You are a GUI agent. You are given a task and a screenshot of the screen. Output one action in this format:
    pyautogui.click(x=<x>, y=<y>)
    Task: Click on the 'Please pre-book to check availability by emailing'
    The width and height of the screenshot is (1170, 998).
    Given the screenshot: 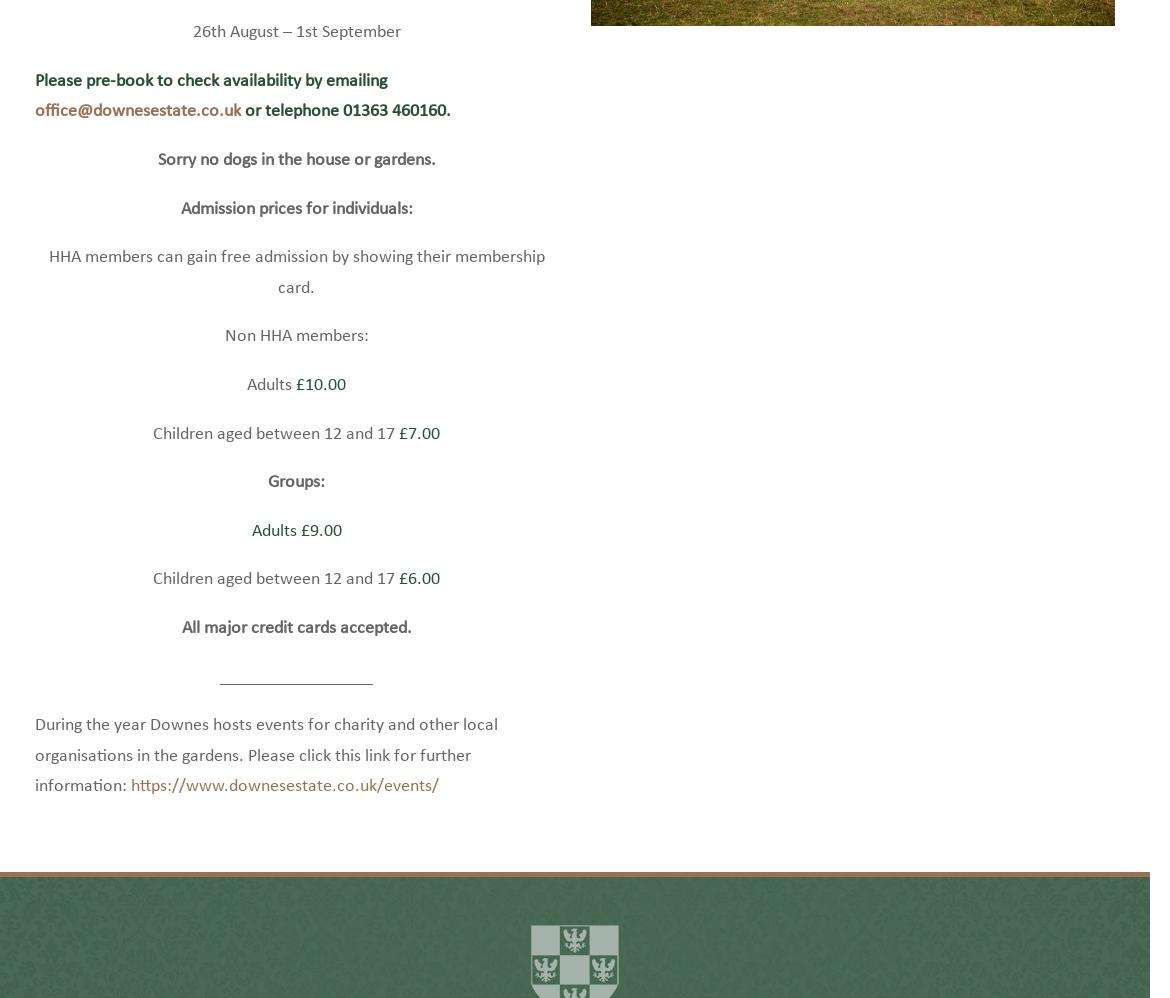 What is the action you would take?
    pyautogui.click(x=210, y=110)
    